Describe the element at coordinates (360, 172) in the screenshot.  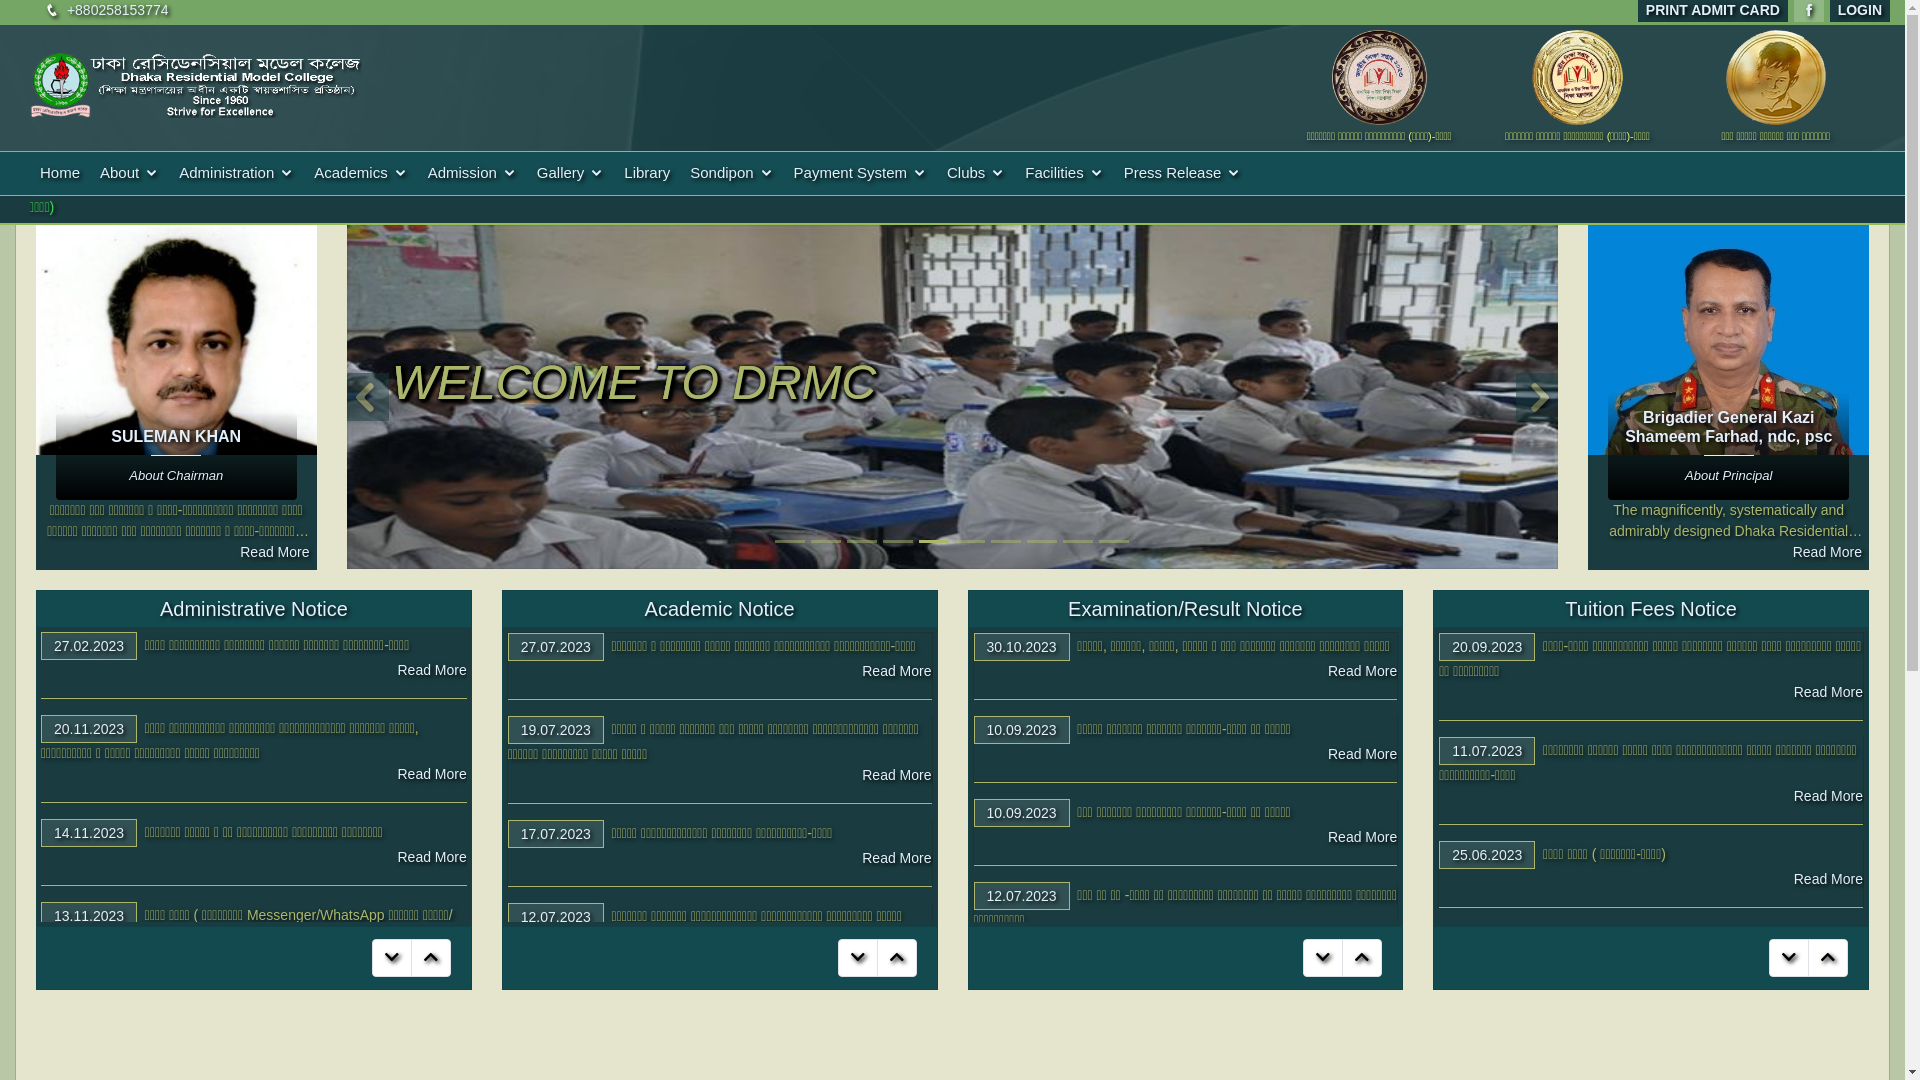
I see `'Academics'` at that location.